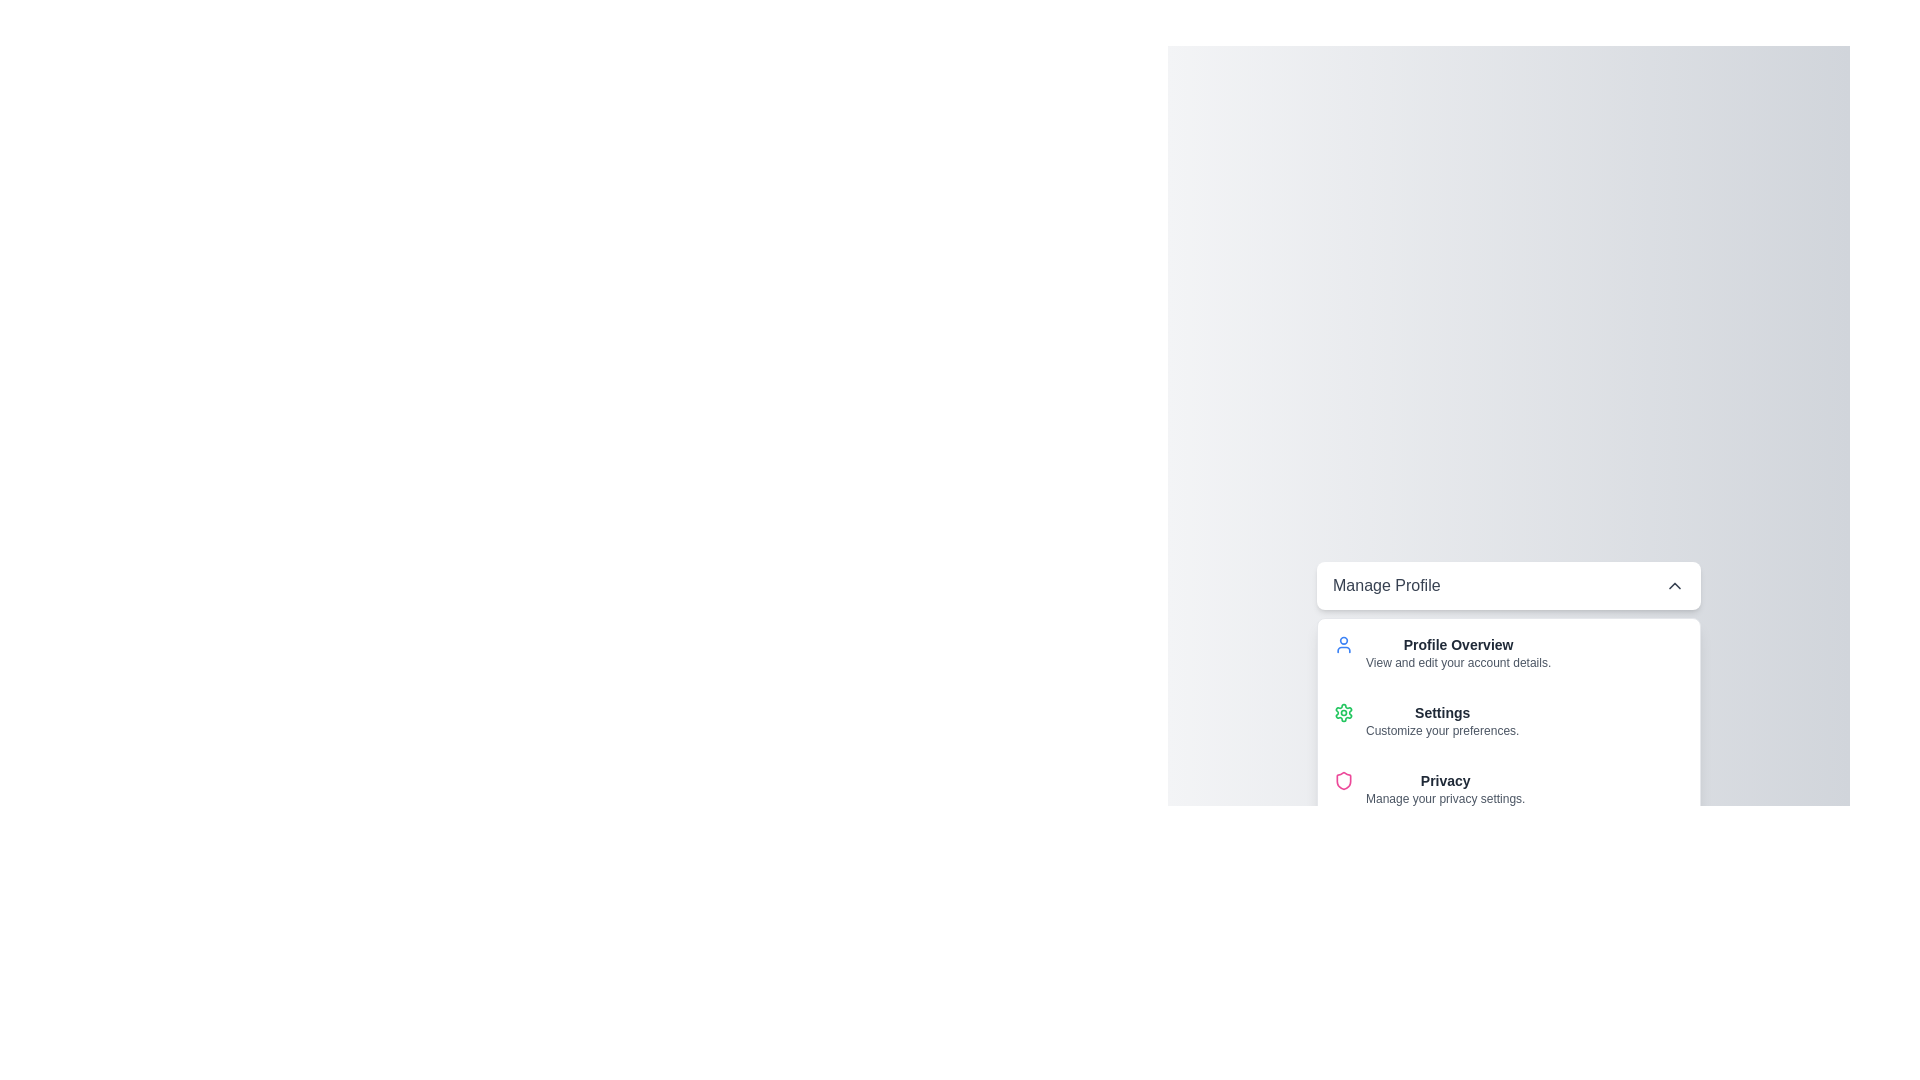  Describe the element at coordinates (1442, 731) in the screenshot. I see `the static textual element that provides information about the 'Settings' option, located beneath the 'Settings' heading and centered horizontally` at that location.